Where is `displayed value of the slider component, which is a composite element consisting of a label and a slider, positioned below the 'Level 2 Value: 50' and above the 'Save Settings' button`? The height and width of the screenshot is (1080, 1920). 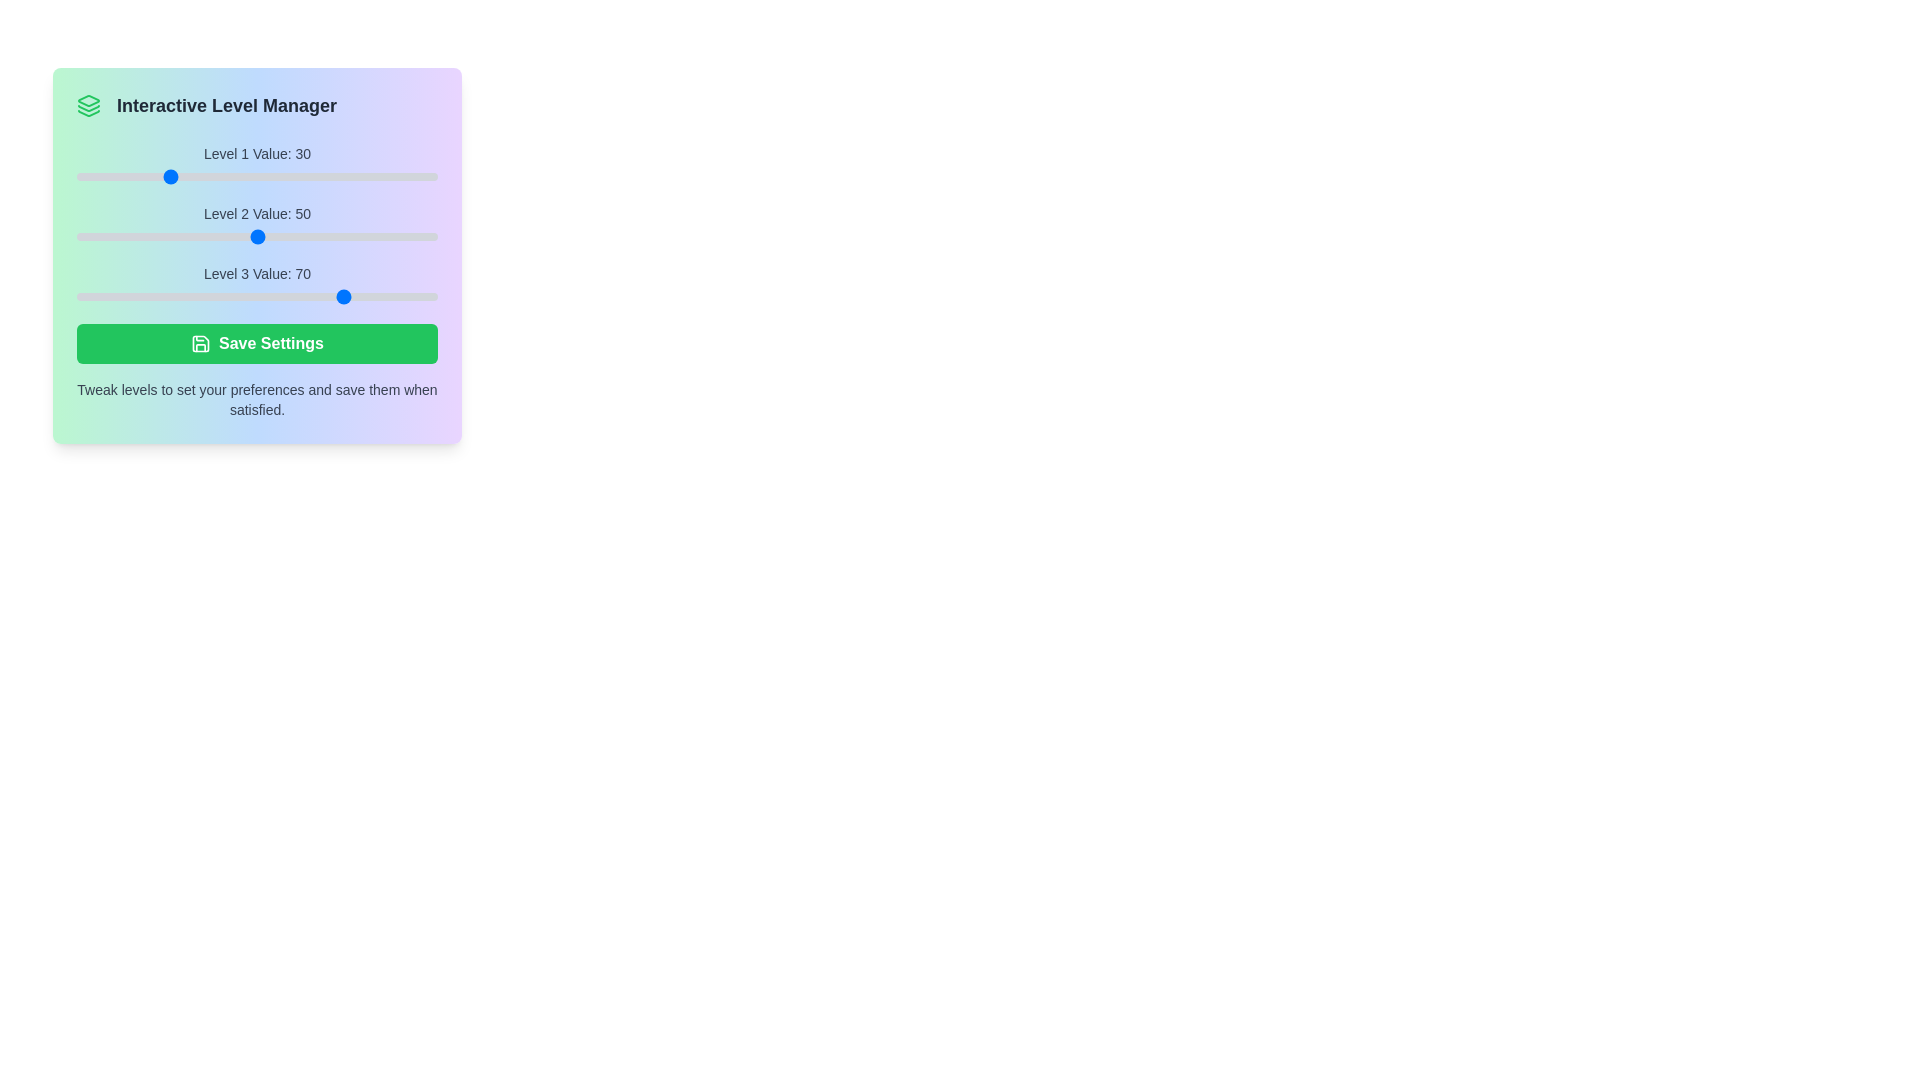
displayed value of the slider component, which is a composite element consisting of a label and a slider, positioned below the 'Level 2 Value: 50' and above the 'Save Settings' button is located at coordinates (256, 285).